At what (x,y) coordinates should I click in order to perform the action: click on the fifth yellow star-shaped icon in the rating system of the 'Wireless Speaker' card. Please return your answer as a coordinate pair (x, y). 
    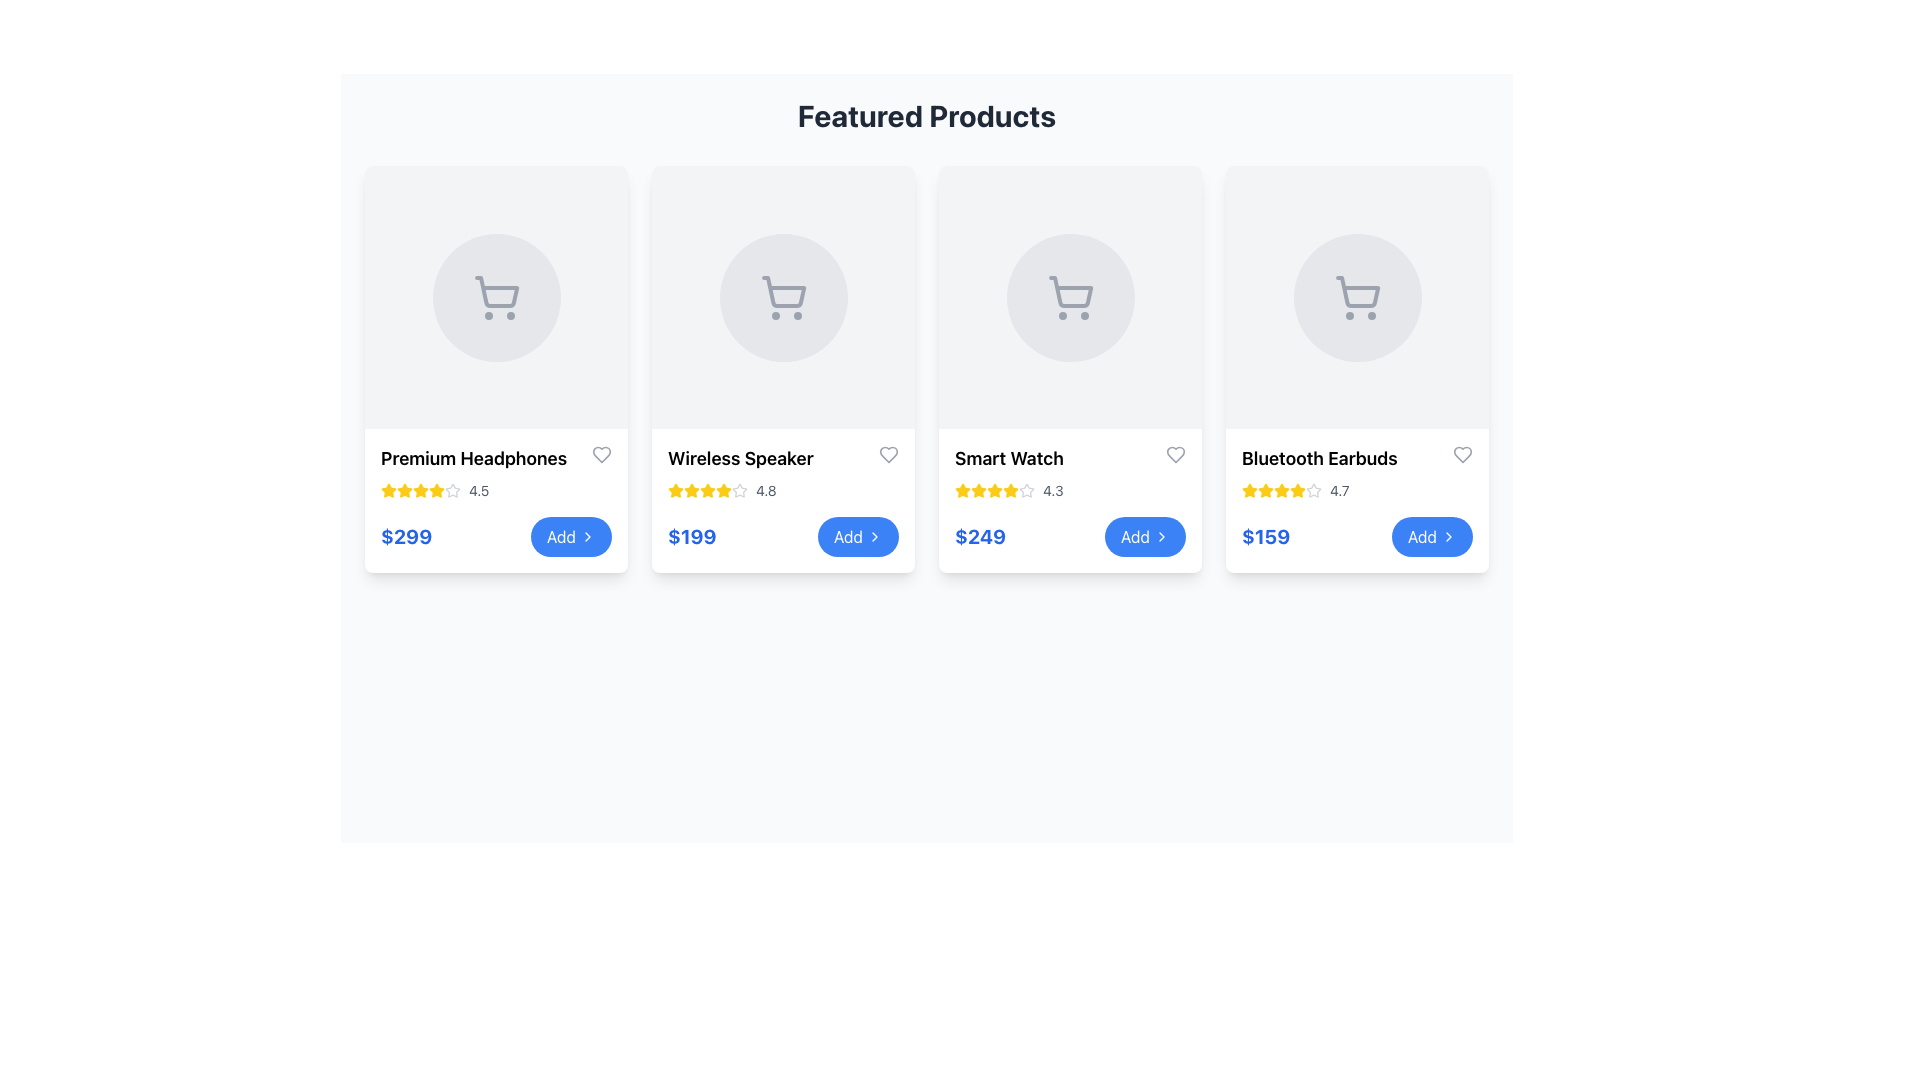
    Looking at the image, I should click on (708, 490).